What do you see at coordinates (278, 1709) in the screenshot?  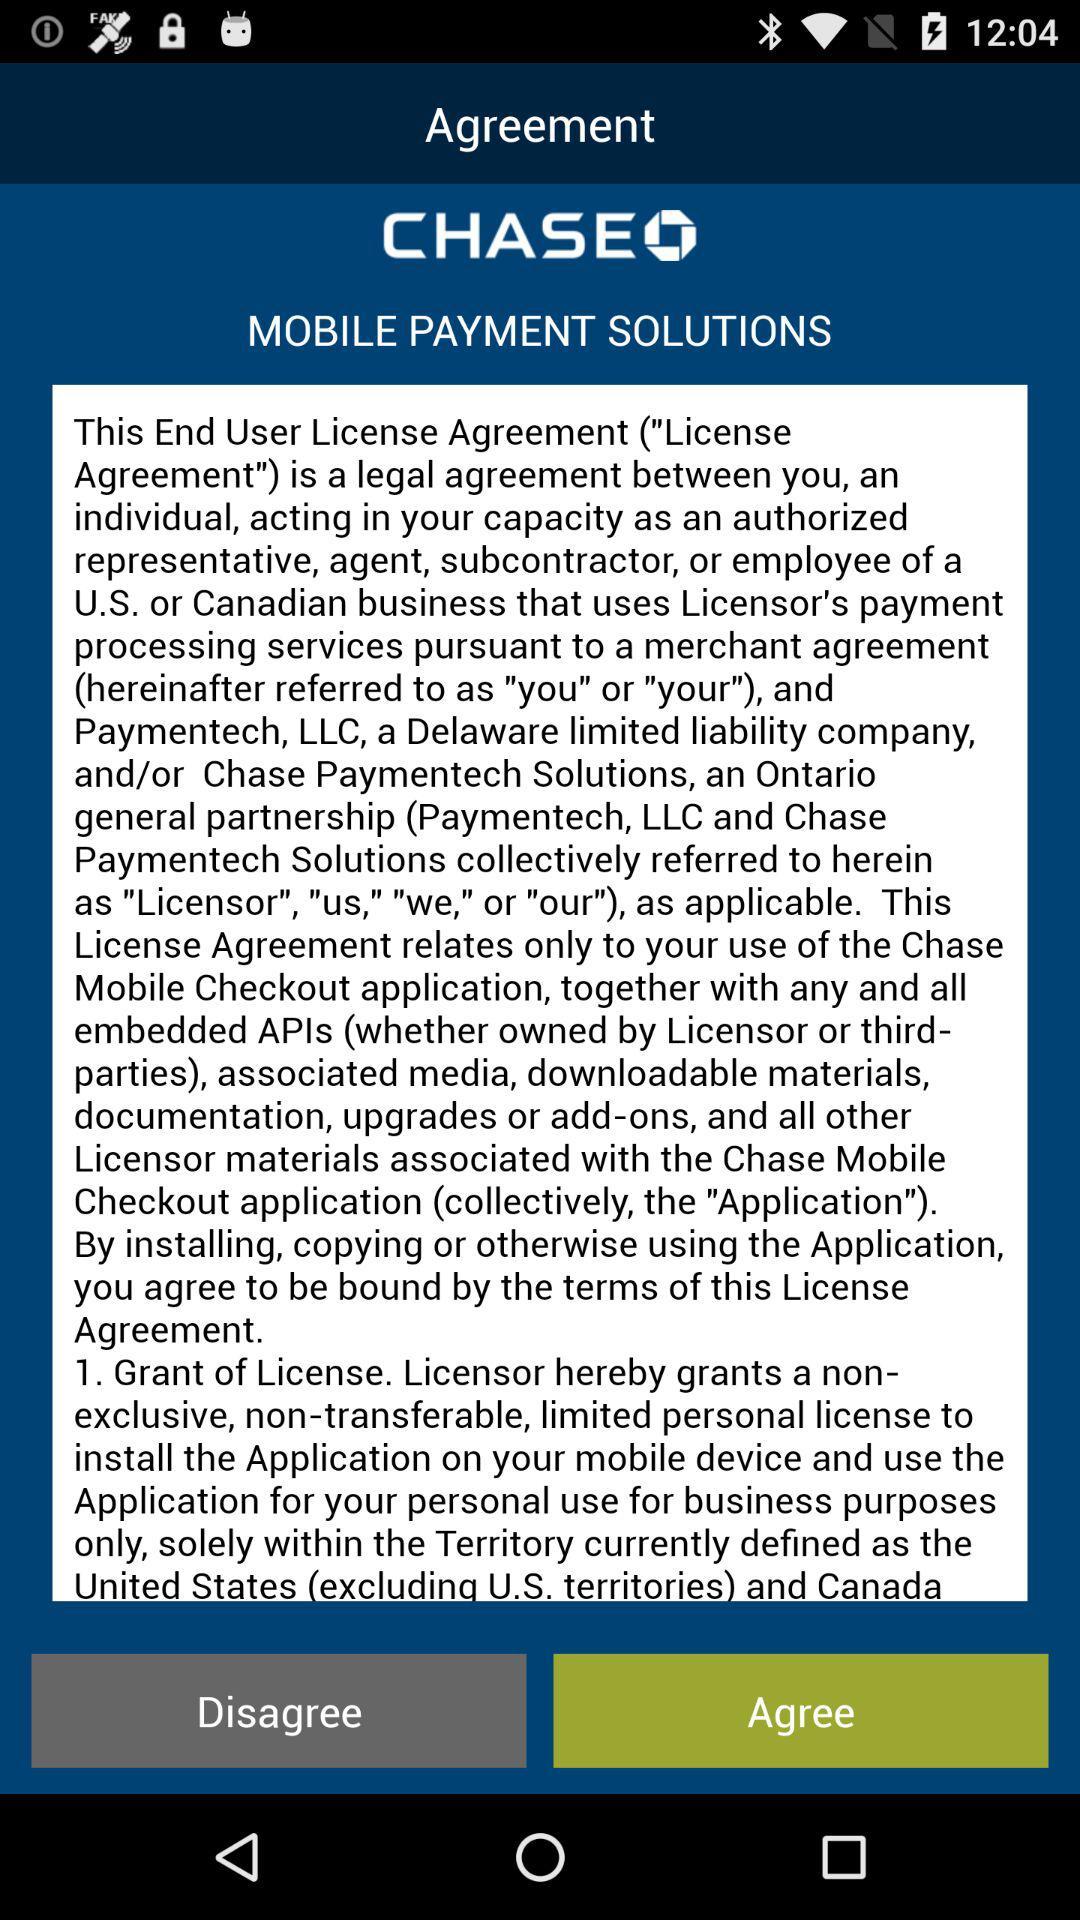 I see `disagree item` at bounding box center [278, 1709].